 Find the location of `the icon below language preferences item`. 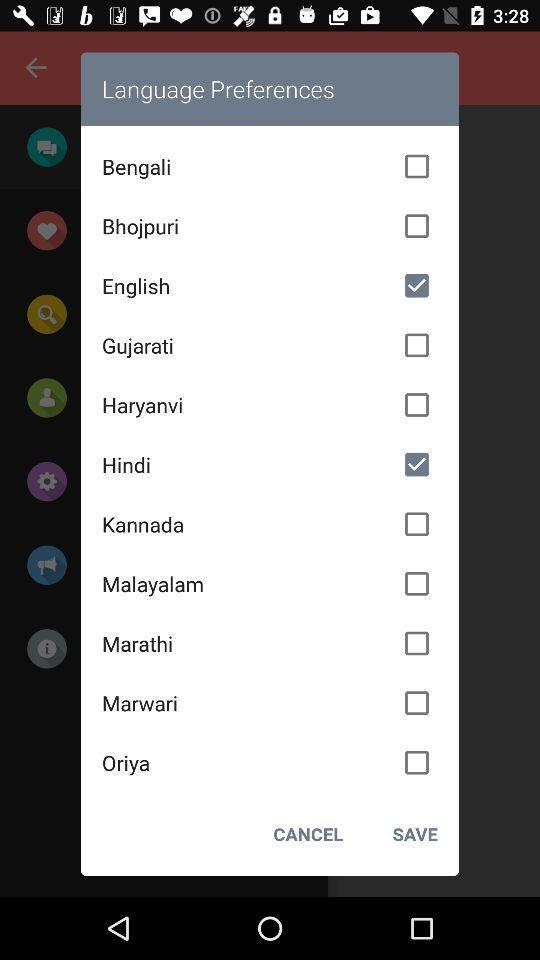

the icon below language preferences item is located at coordinates (270, 165).